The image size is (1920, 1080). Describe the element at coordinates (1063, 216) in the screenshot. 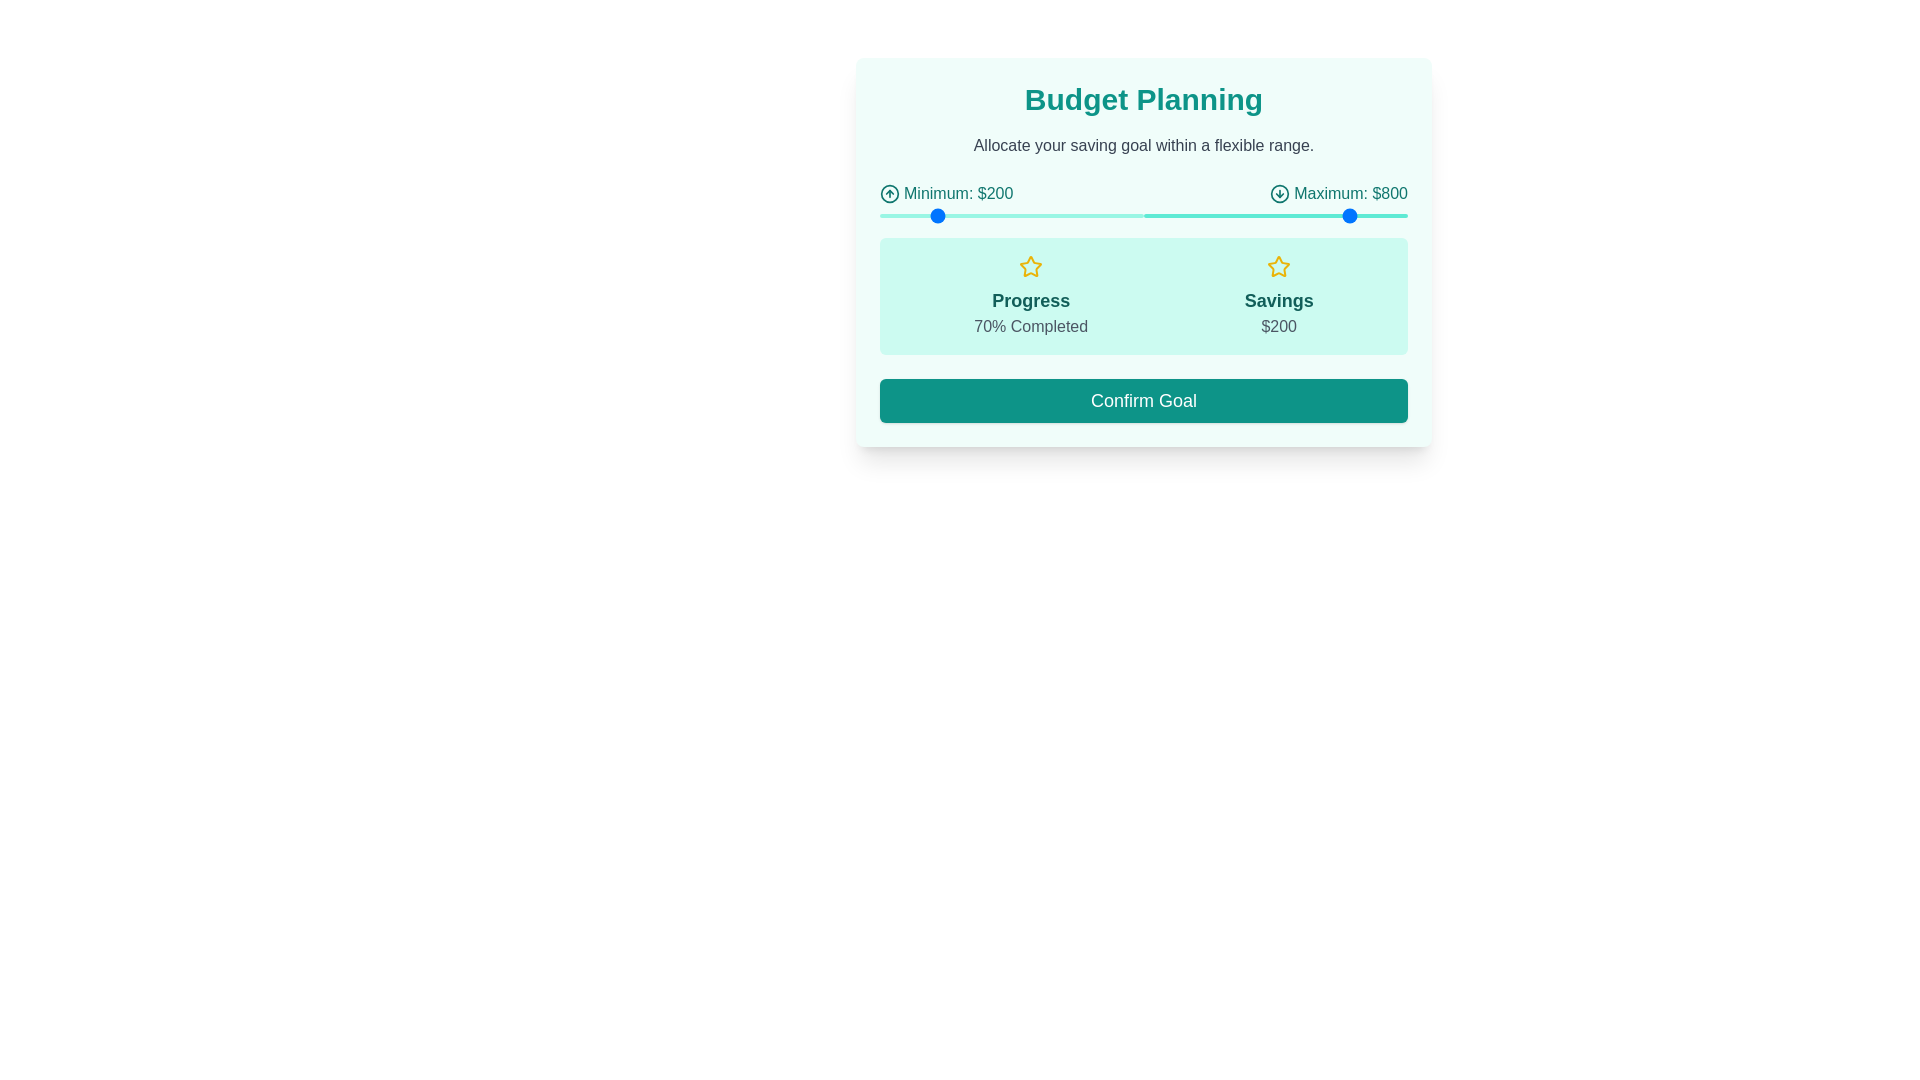

I see `the slider value` at that location.